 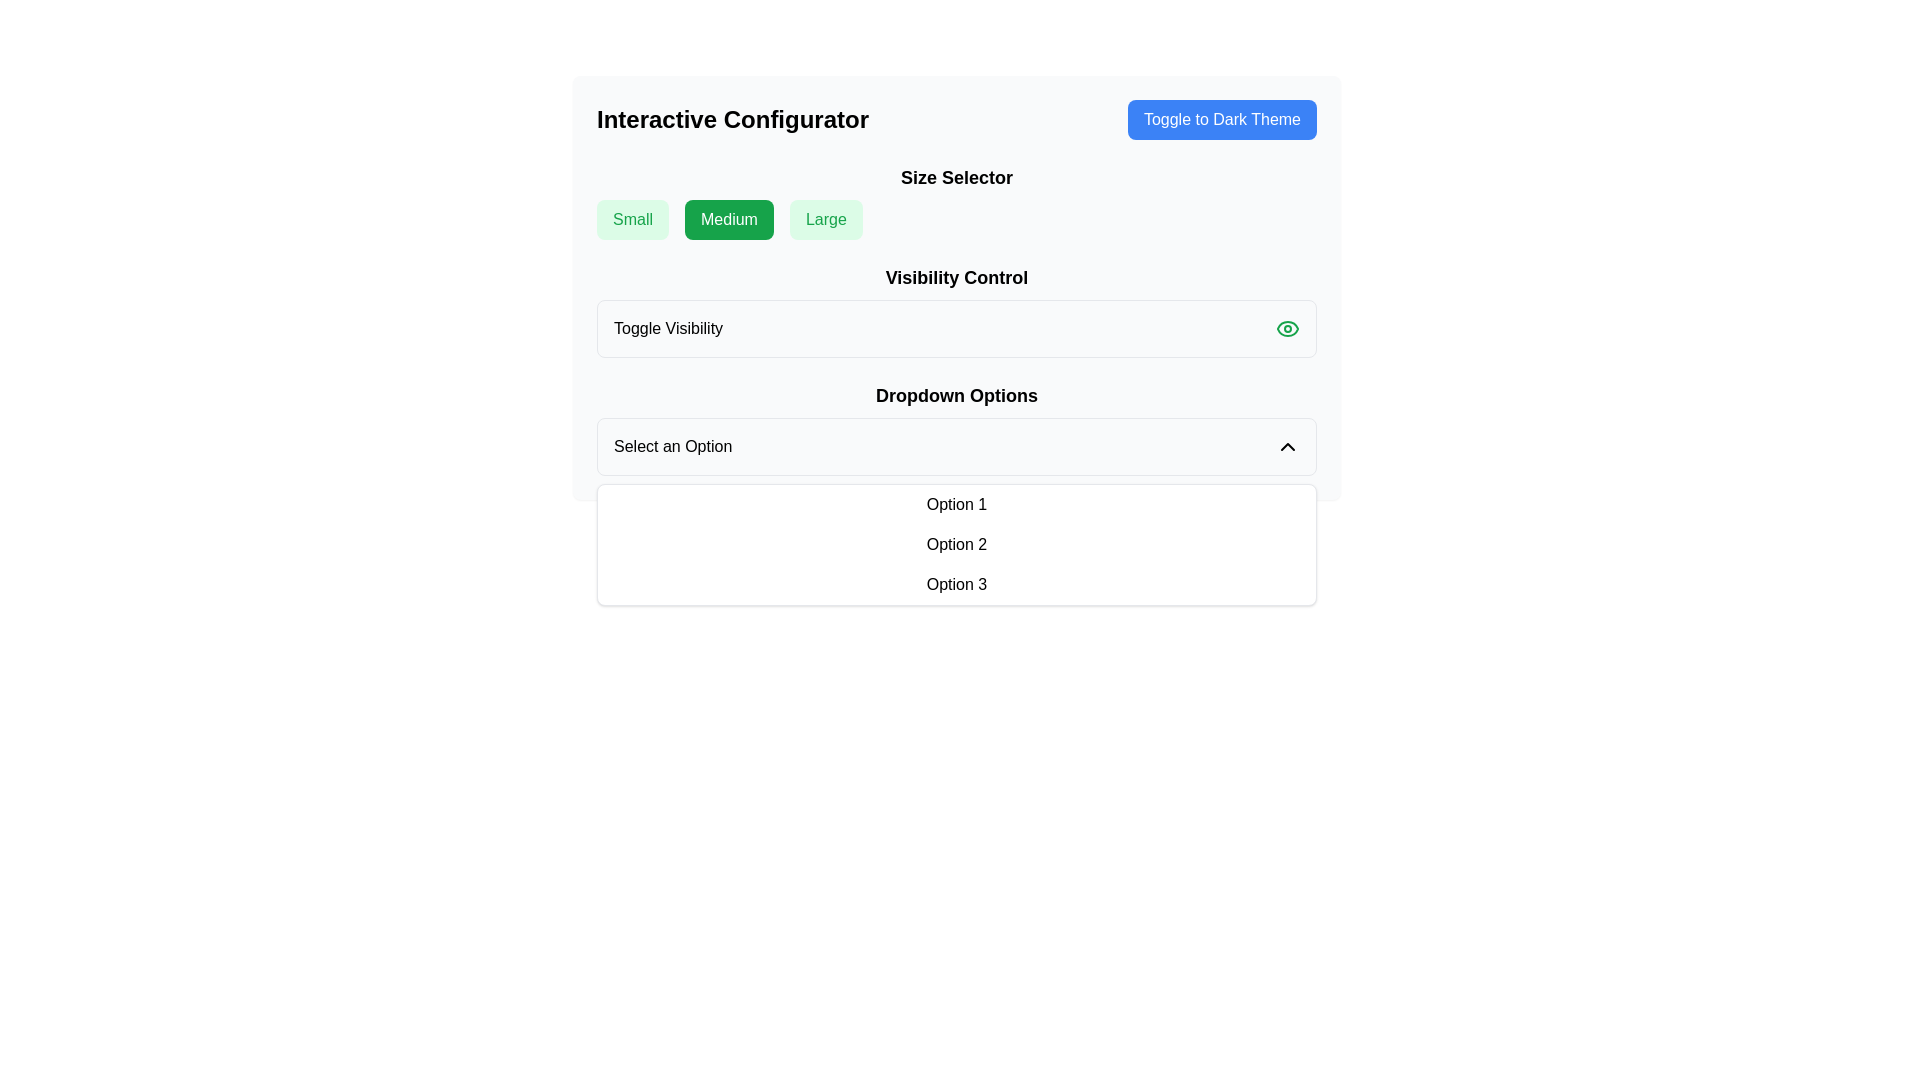 I want to click on the 'Large' button with a light green background via keyboard navigation, so click(x=826, y=219).